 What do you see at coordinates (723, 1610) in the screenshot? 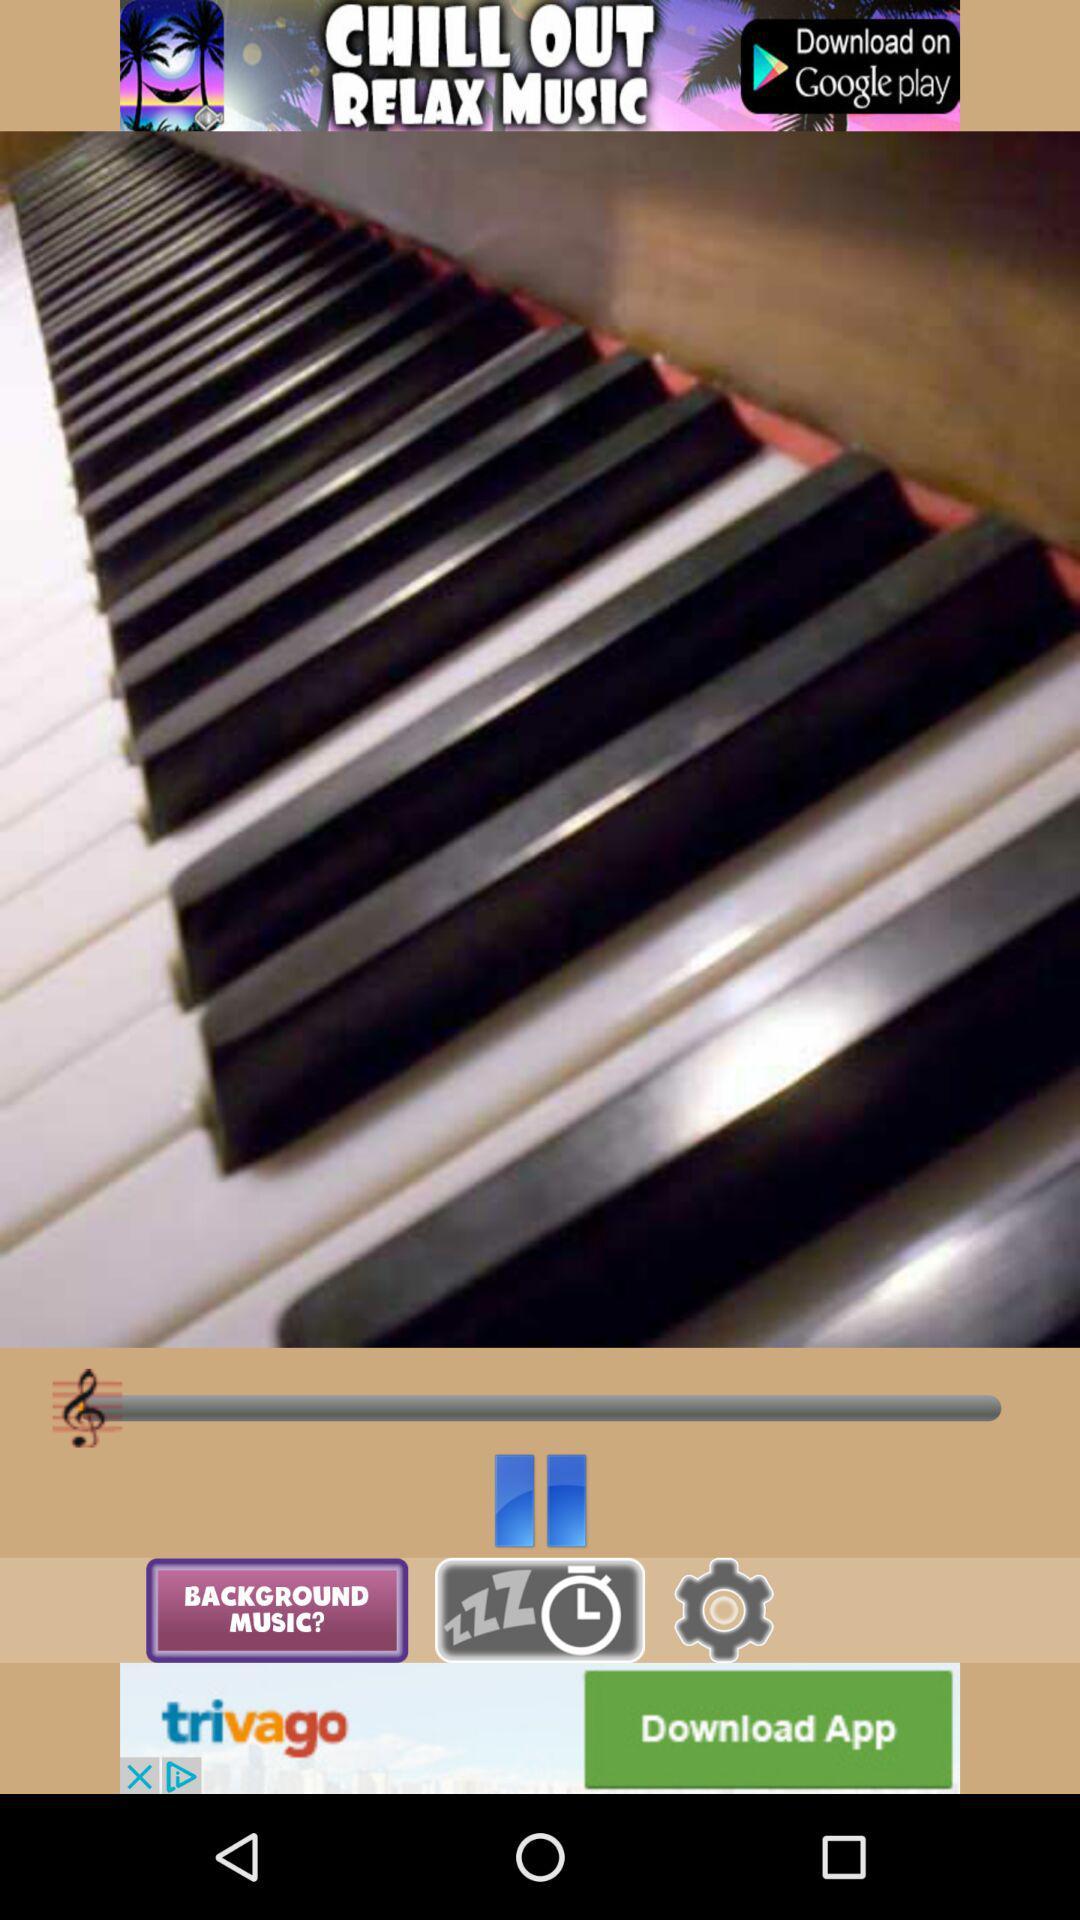
I see `settings button` at bounding box center [723, 1610].